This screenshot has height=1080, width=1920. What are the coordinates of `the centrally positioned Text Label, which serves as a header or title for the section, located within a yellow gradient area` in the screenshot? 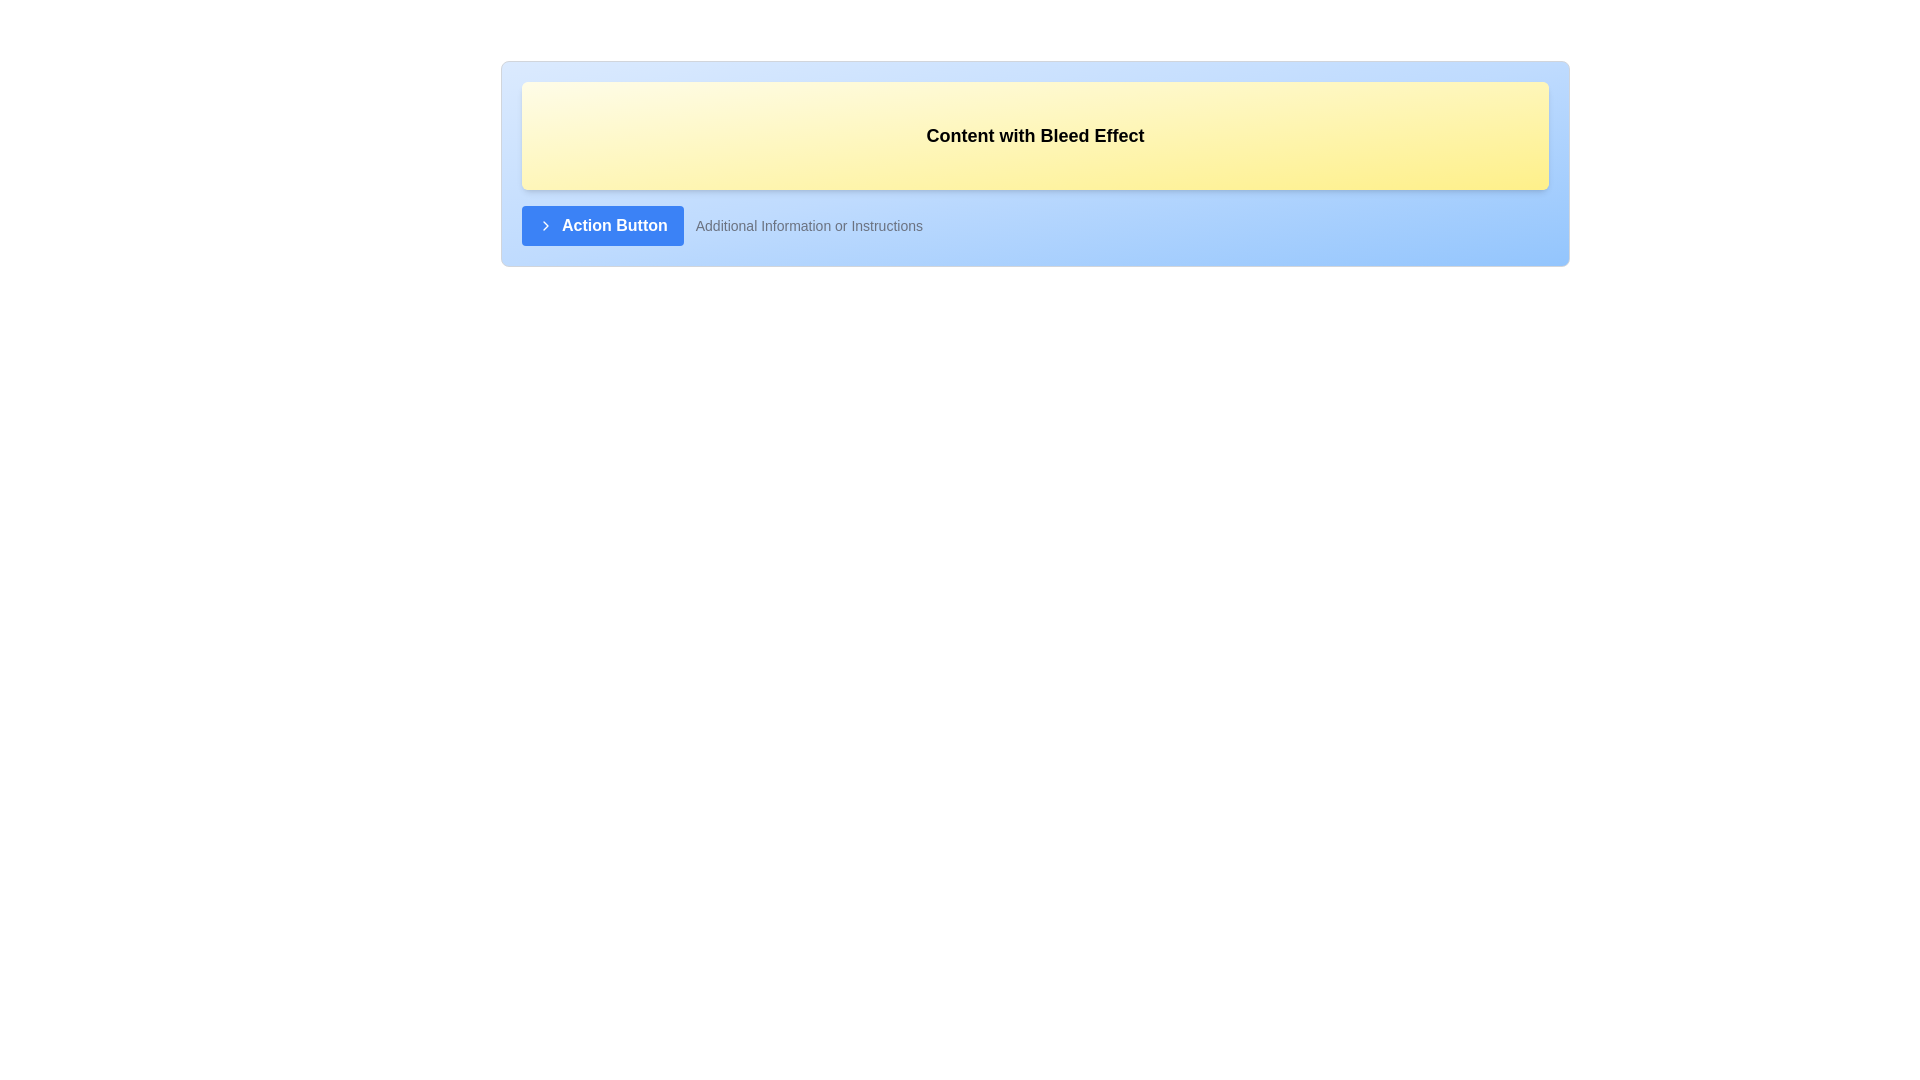 It's located at (1035, 135).